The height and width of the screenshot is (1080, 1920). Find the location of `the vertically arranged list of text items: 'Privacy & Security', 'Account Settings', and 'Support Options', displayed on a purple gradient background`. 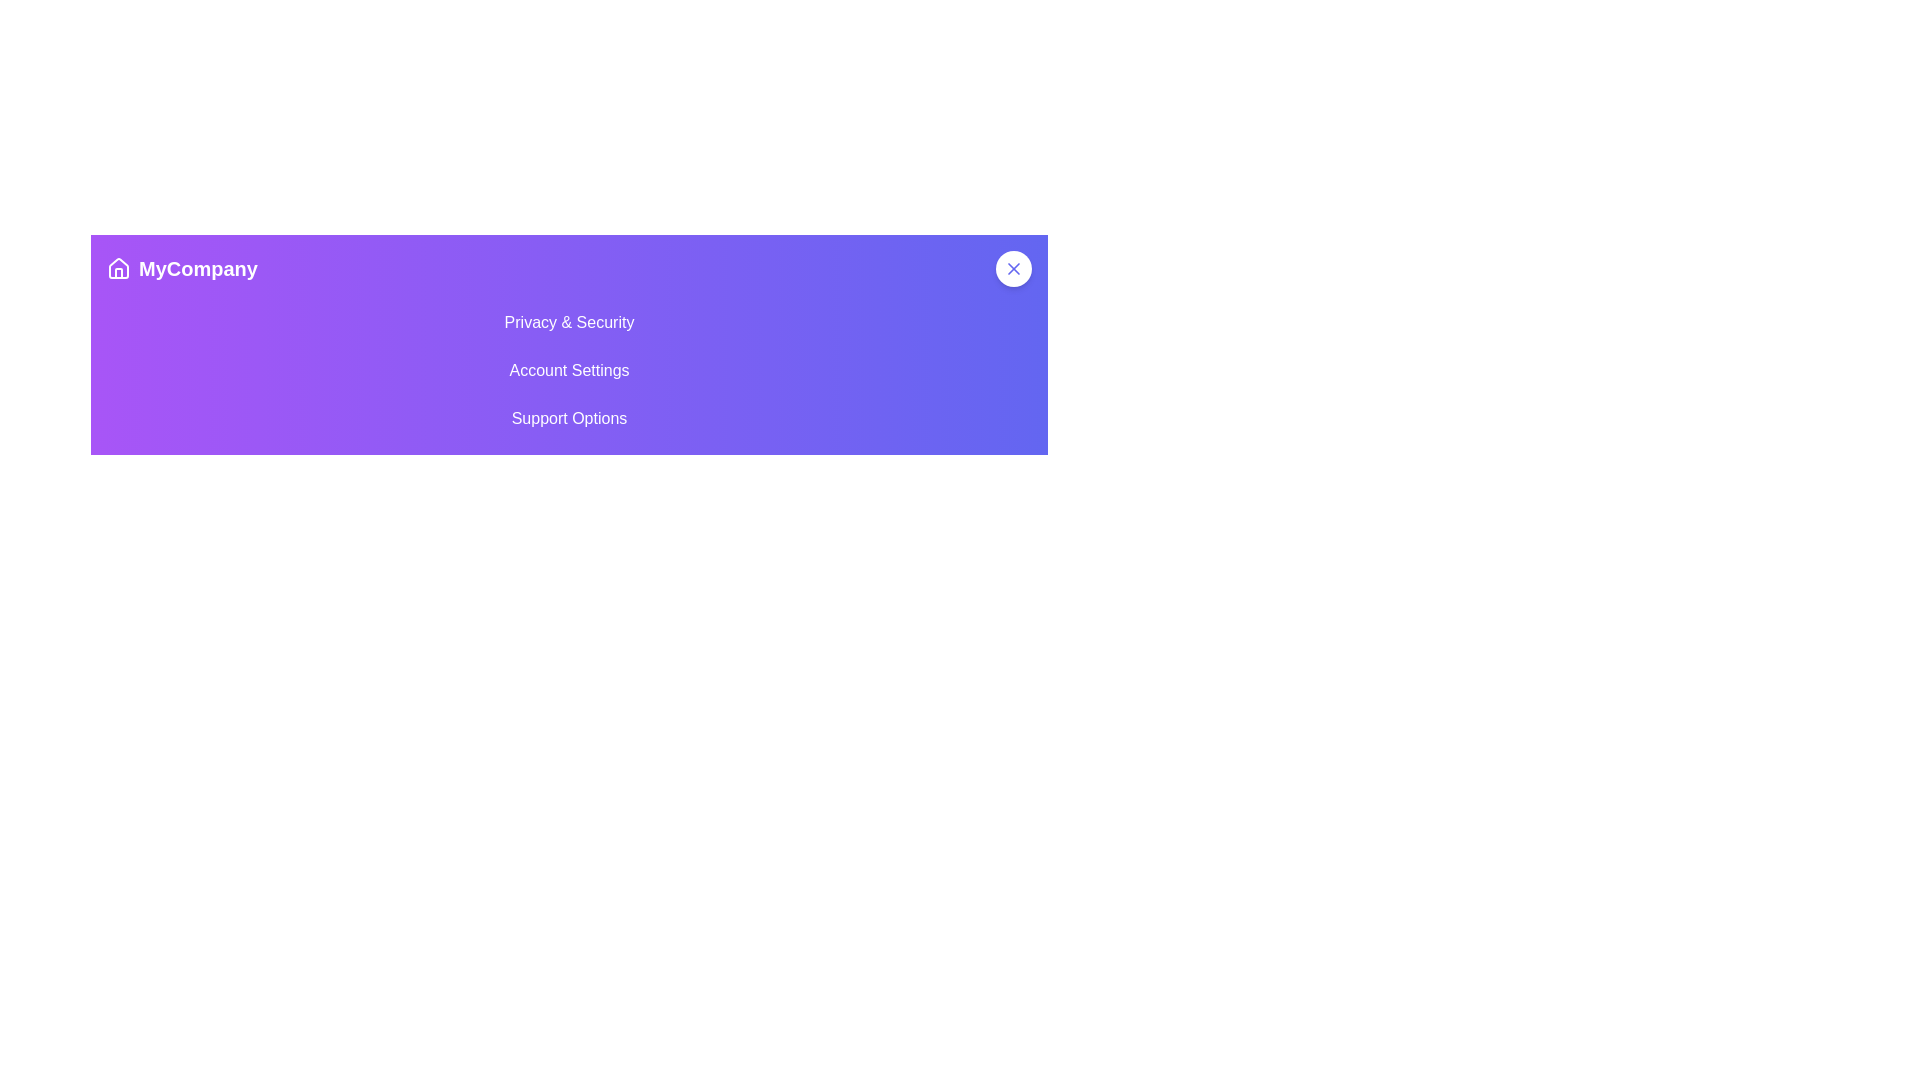

the vertically arranged list of text items: 'Privacy & Security', 'Account Settings', and 'Support Options', displayed on a purple gradient background is located at coordinates (568, 370).